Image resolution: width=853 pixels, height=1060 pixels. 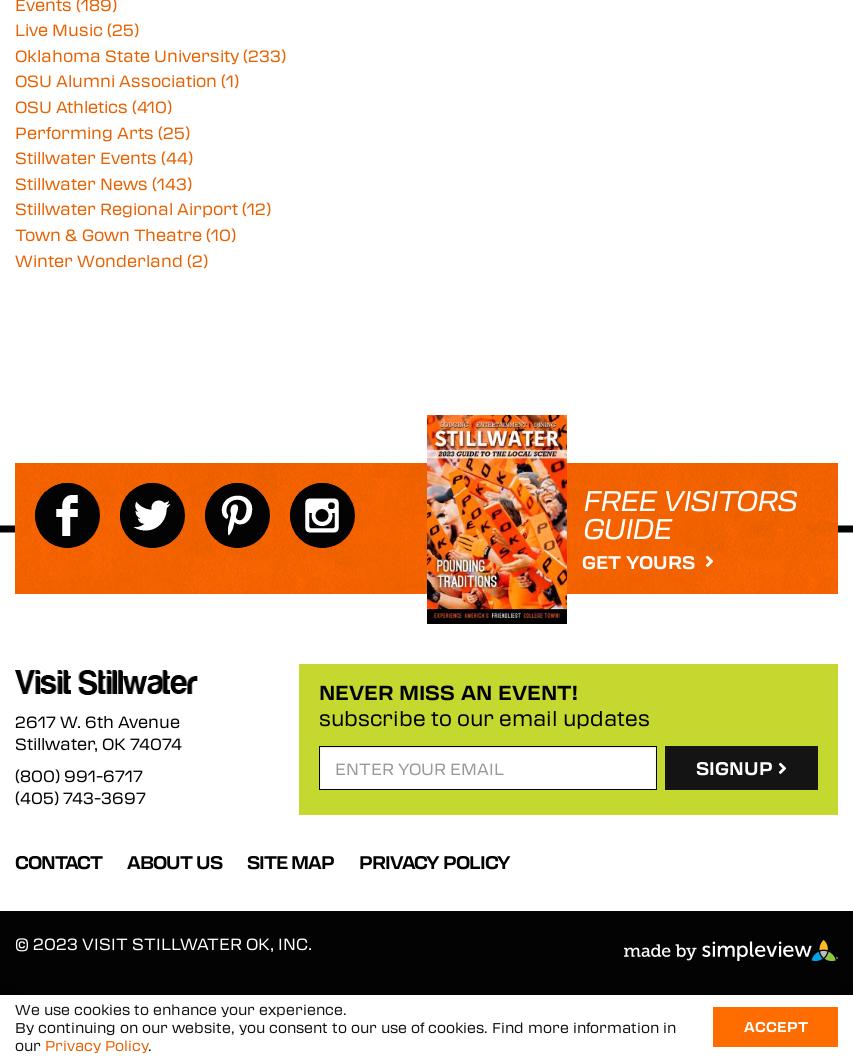 What do you see at coordinates (96, 720) in the screenshot?
I see `'2617 W. 6th Avenue'` at bounding box center [96, 720].